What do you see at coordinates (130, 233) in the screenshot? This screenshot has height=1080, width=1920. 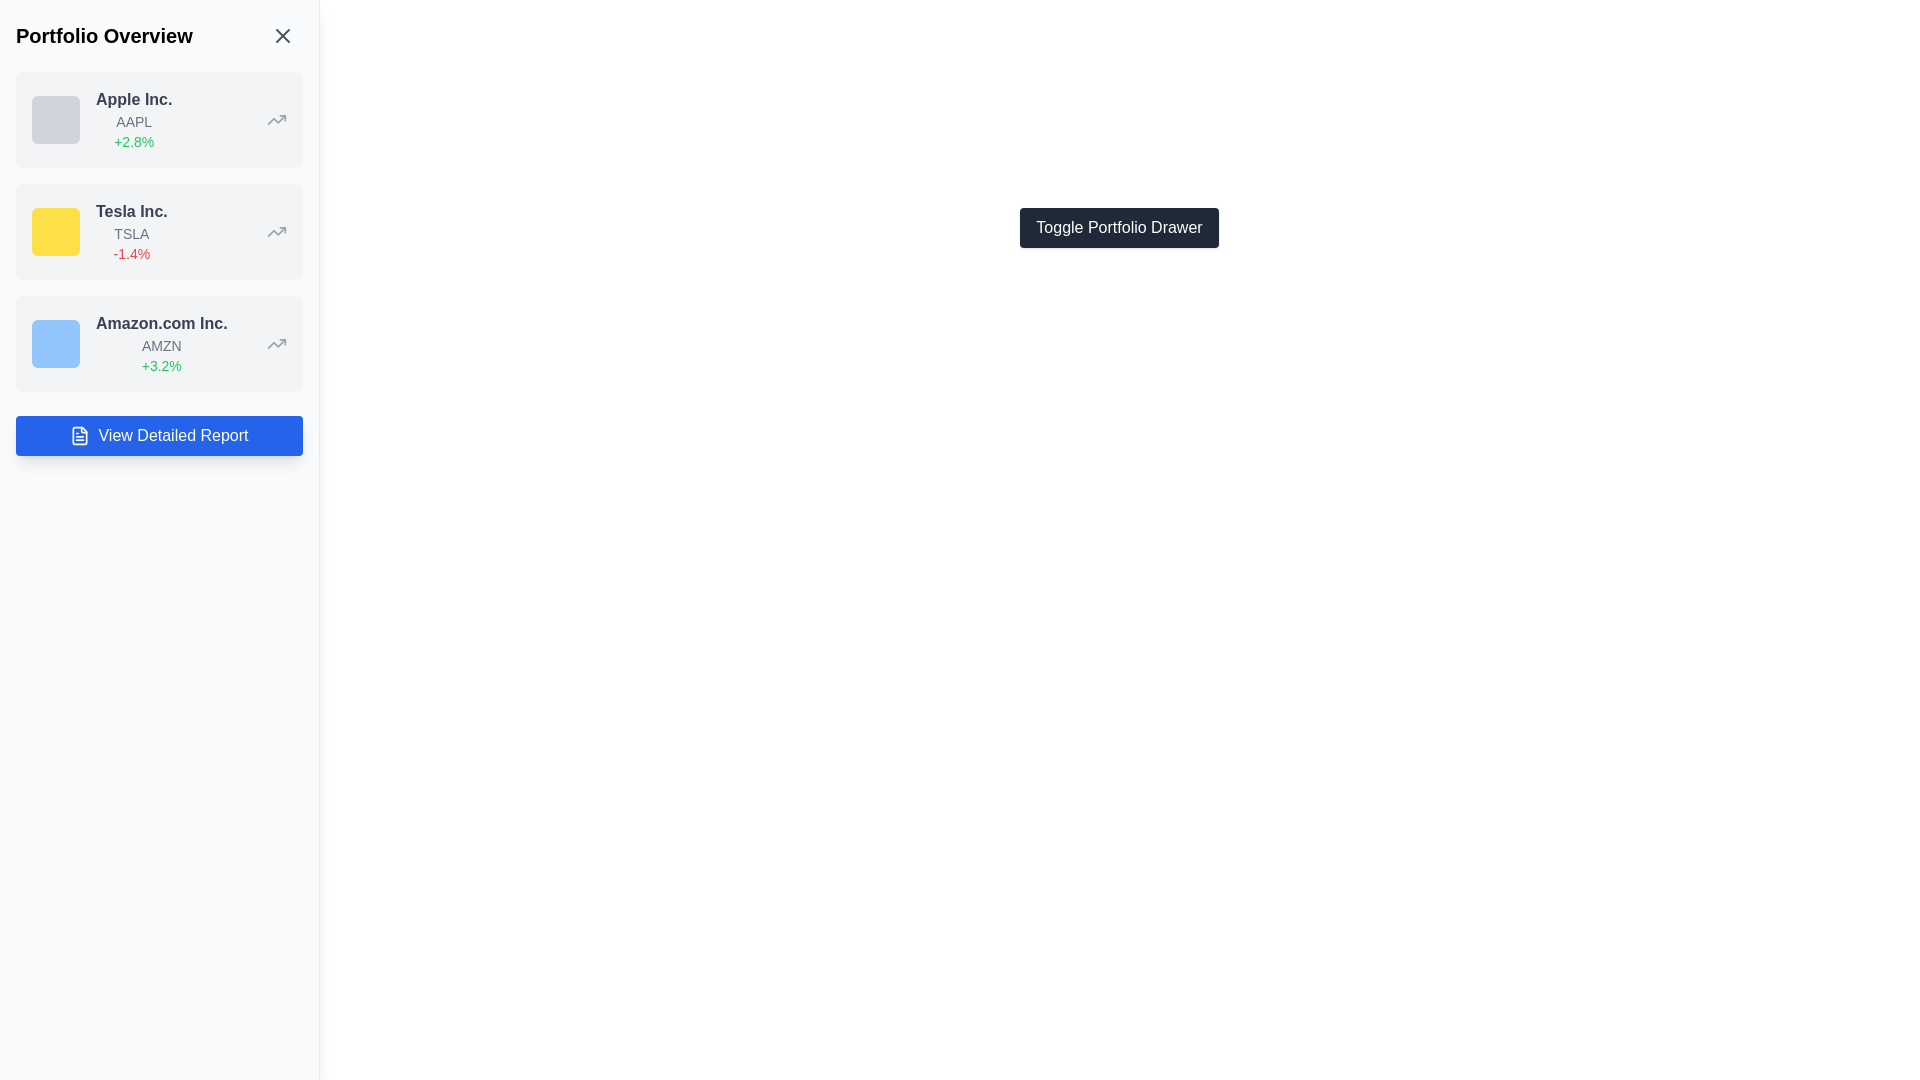 I see `the static text element displaying 'TSLA', which is positioned below 'Tesla Inc.' and above '-1.4%' in a vertically aligned layout` at bounding box center [130, 233].